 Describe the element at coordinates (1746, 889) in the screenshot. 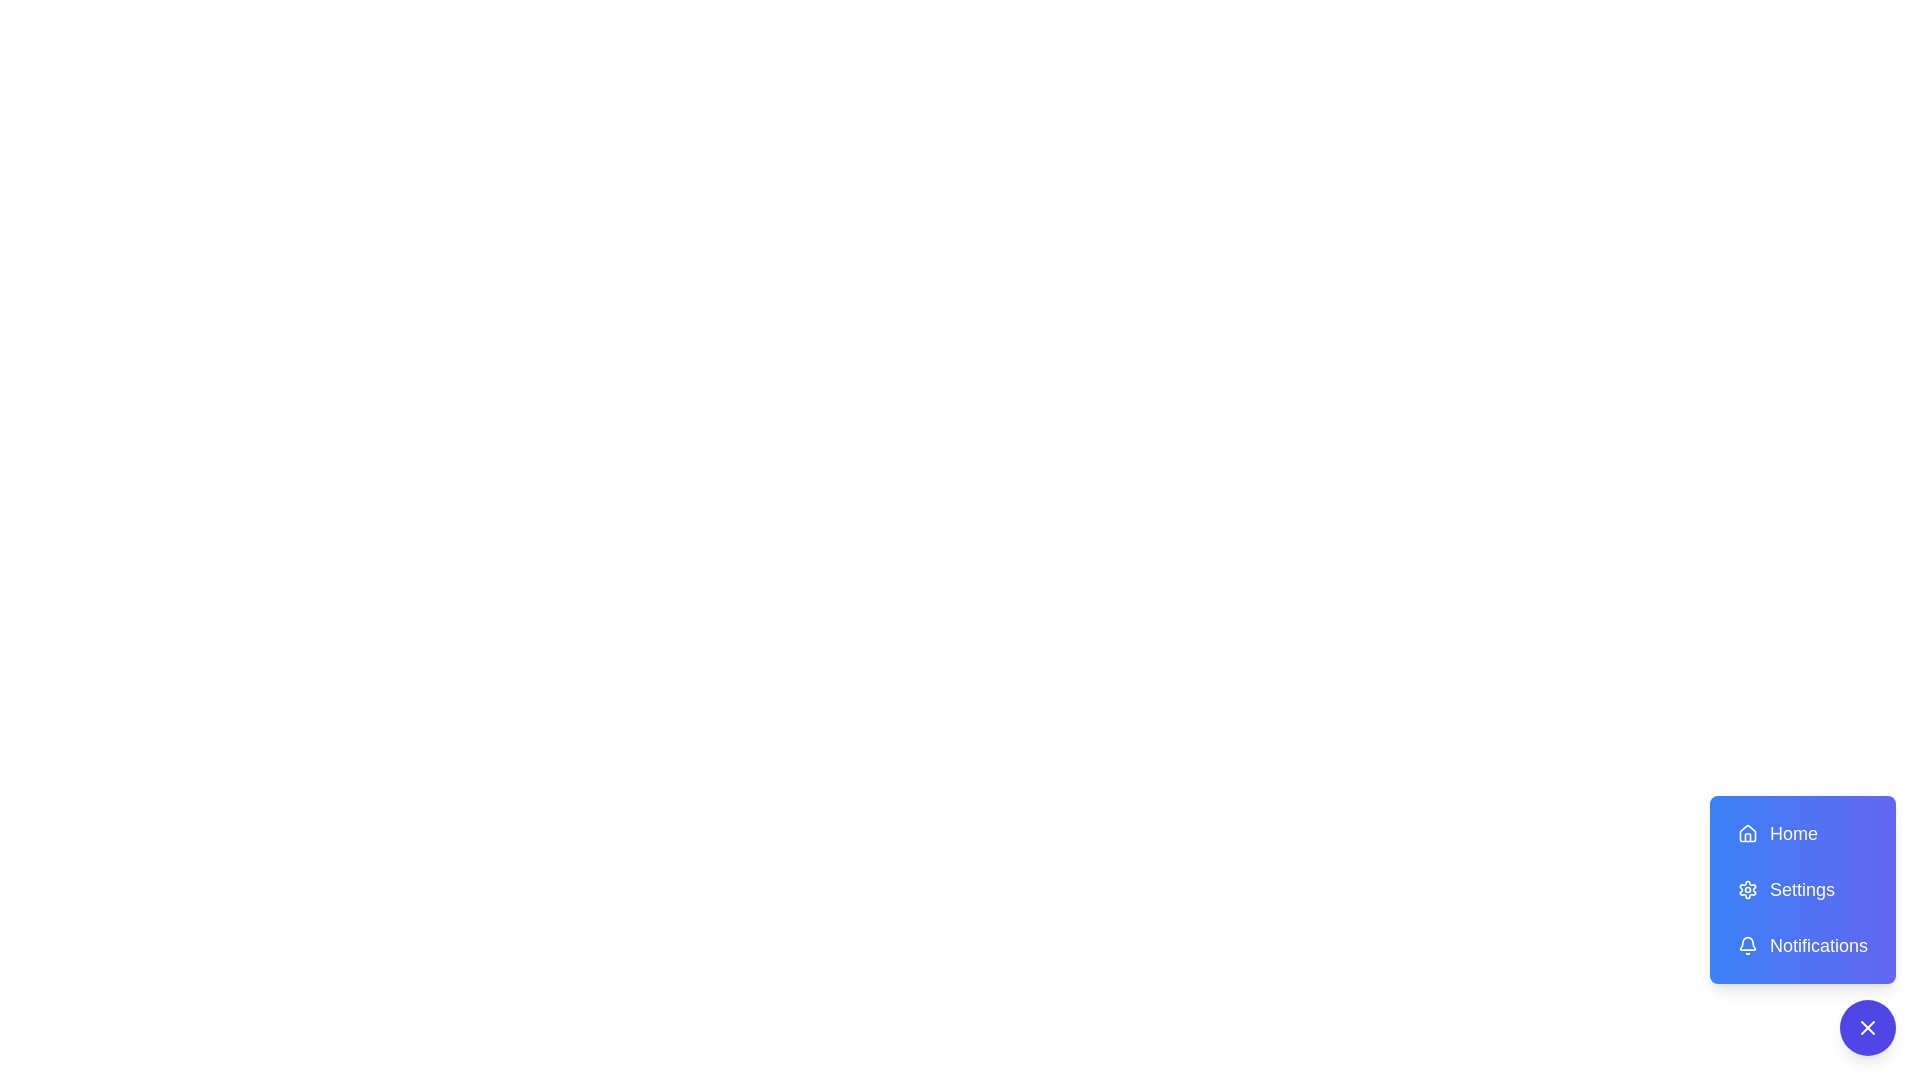

I see `the gear-like icon in the vertical menu` at that location.